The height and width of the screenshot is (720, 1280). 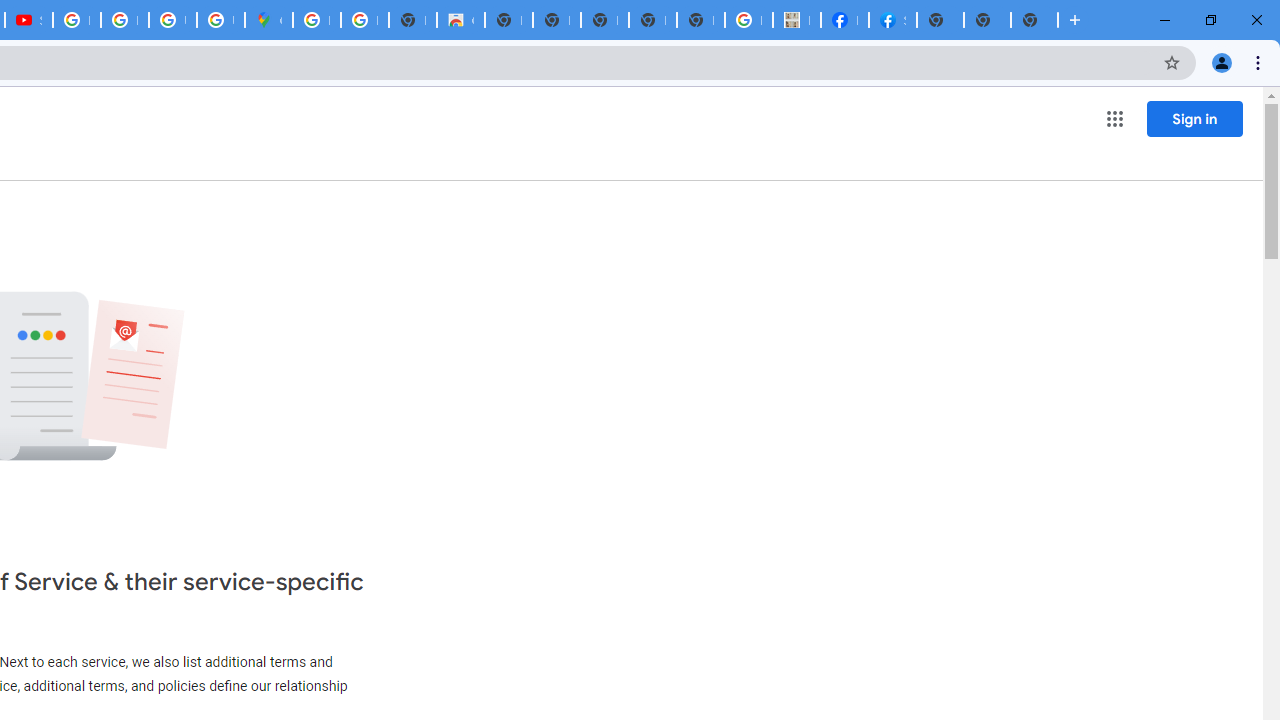 What do you see at coordinates (267, 20) in the screenshot?
I see `'Google Maps'` at bounding box center [267, 20].